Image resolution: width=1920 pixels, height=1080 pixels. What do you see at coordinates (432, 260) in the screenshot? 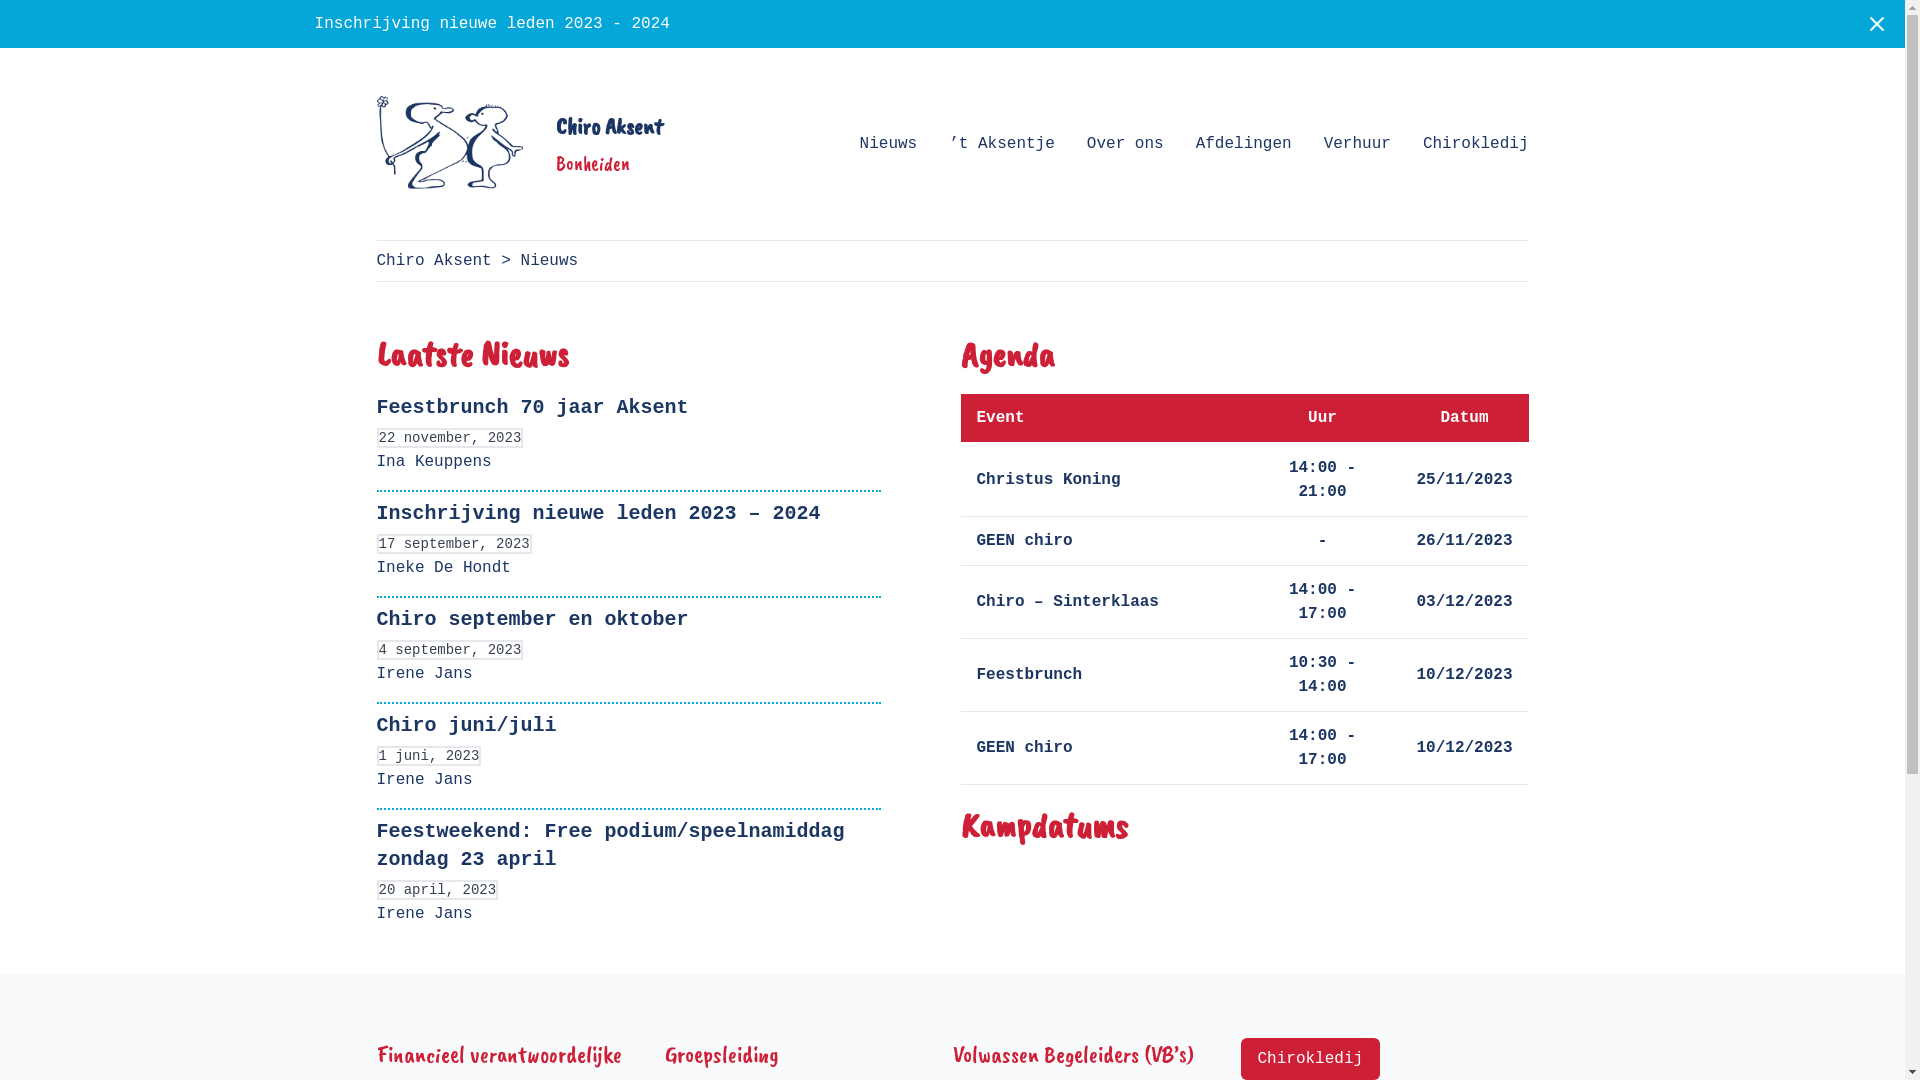
I see `'Chiro Aksent'` at bounding box center [432, 260].